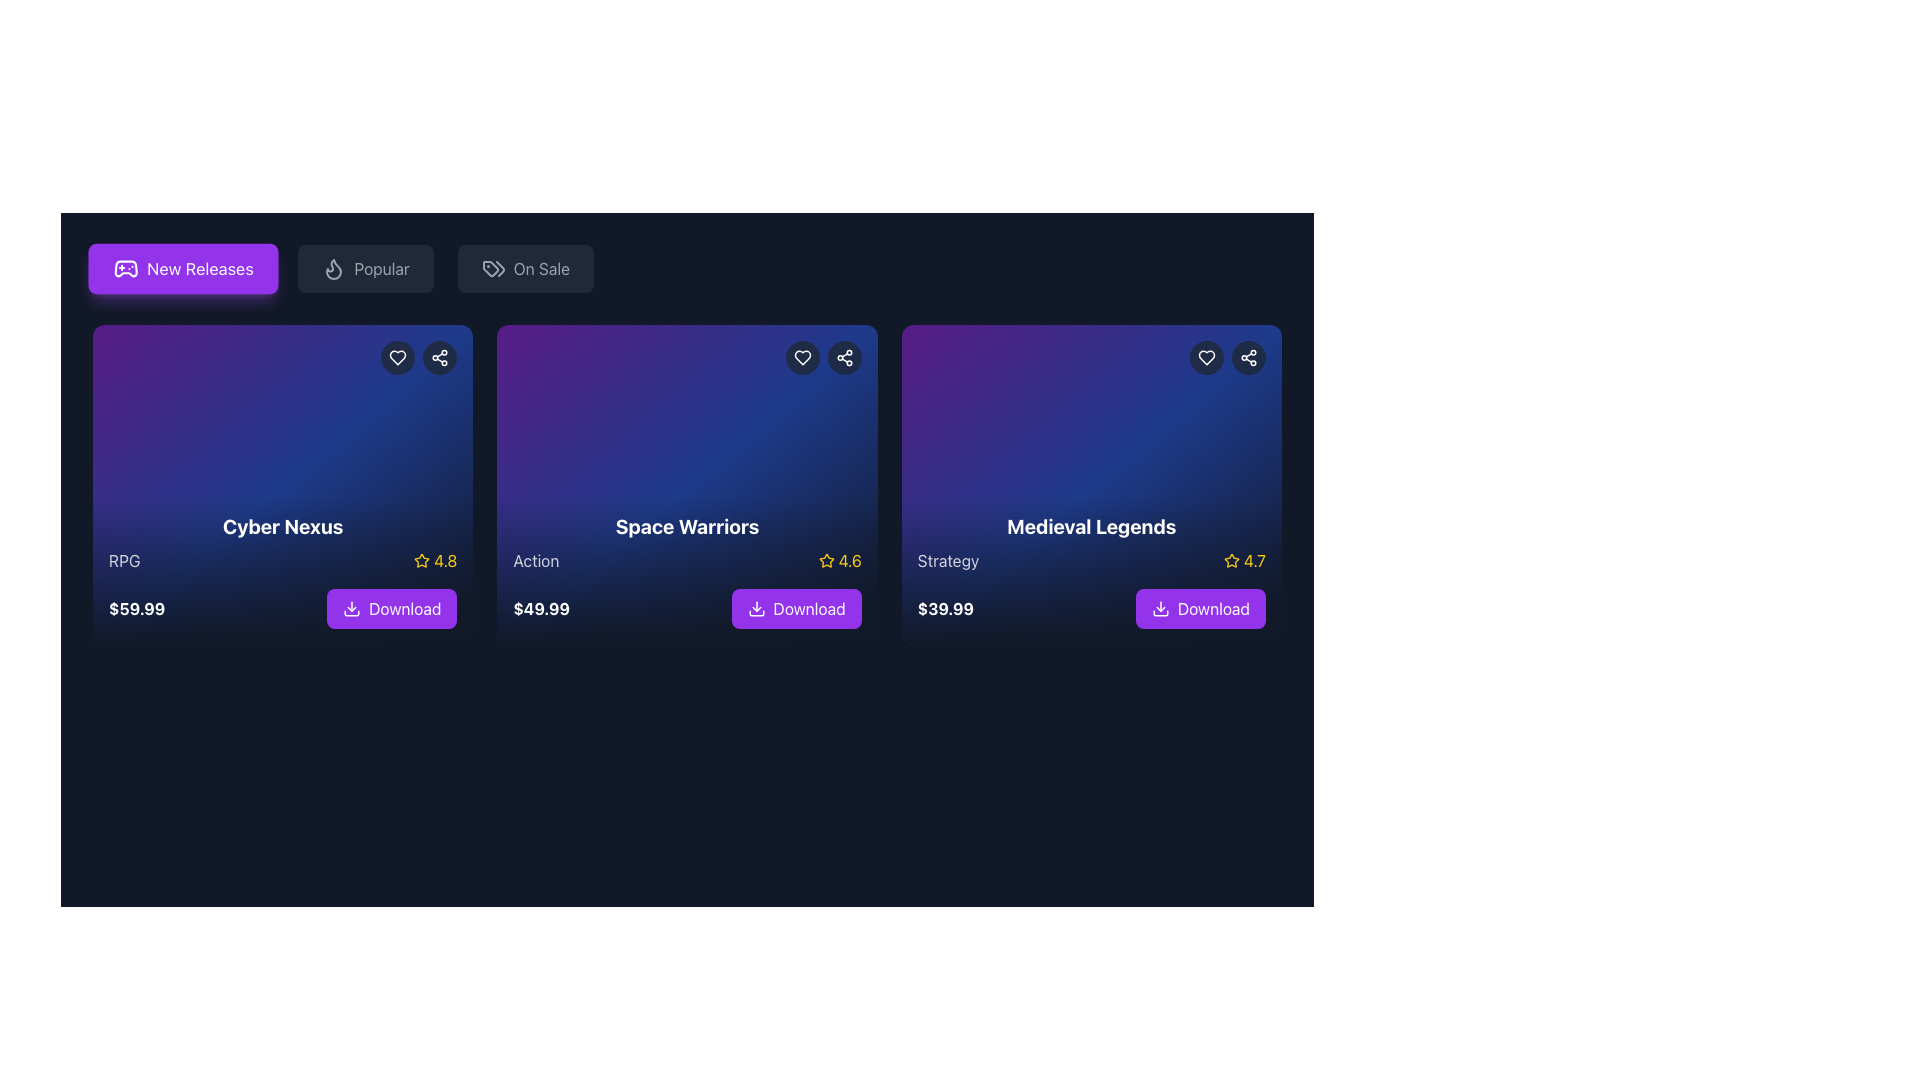 The height and width of the screenshot is (1080, 1920). Describe the element at coordinates (844, 357) in the screenshot. I see `the share icon button located in the top-right corner of the second card` at that location.